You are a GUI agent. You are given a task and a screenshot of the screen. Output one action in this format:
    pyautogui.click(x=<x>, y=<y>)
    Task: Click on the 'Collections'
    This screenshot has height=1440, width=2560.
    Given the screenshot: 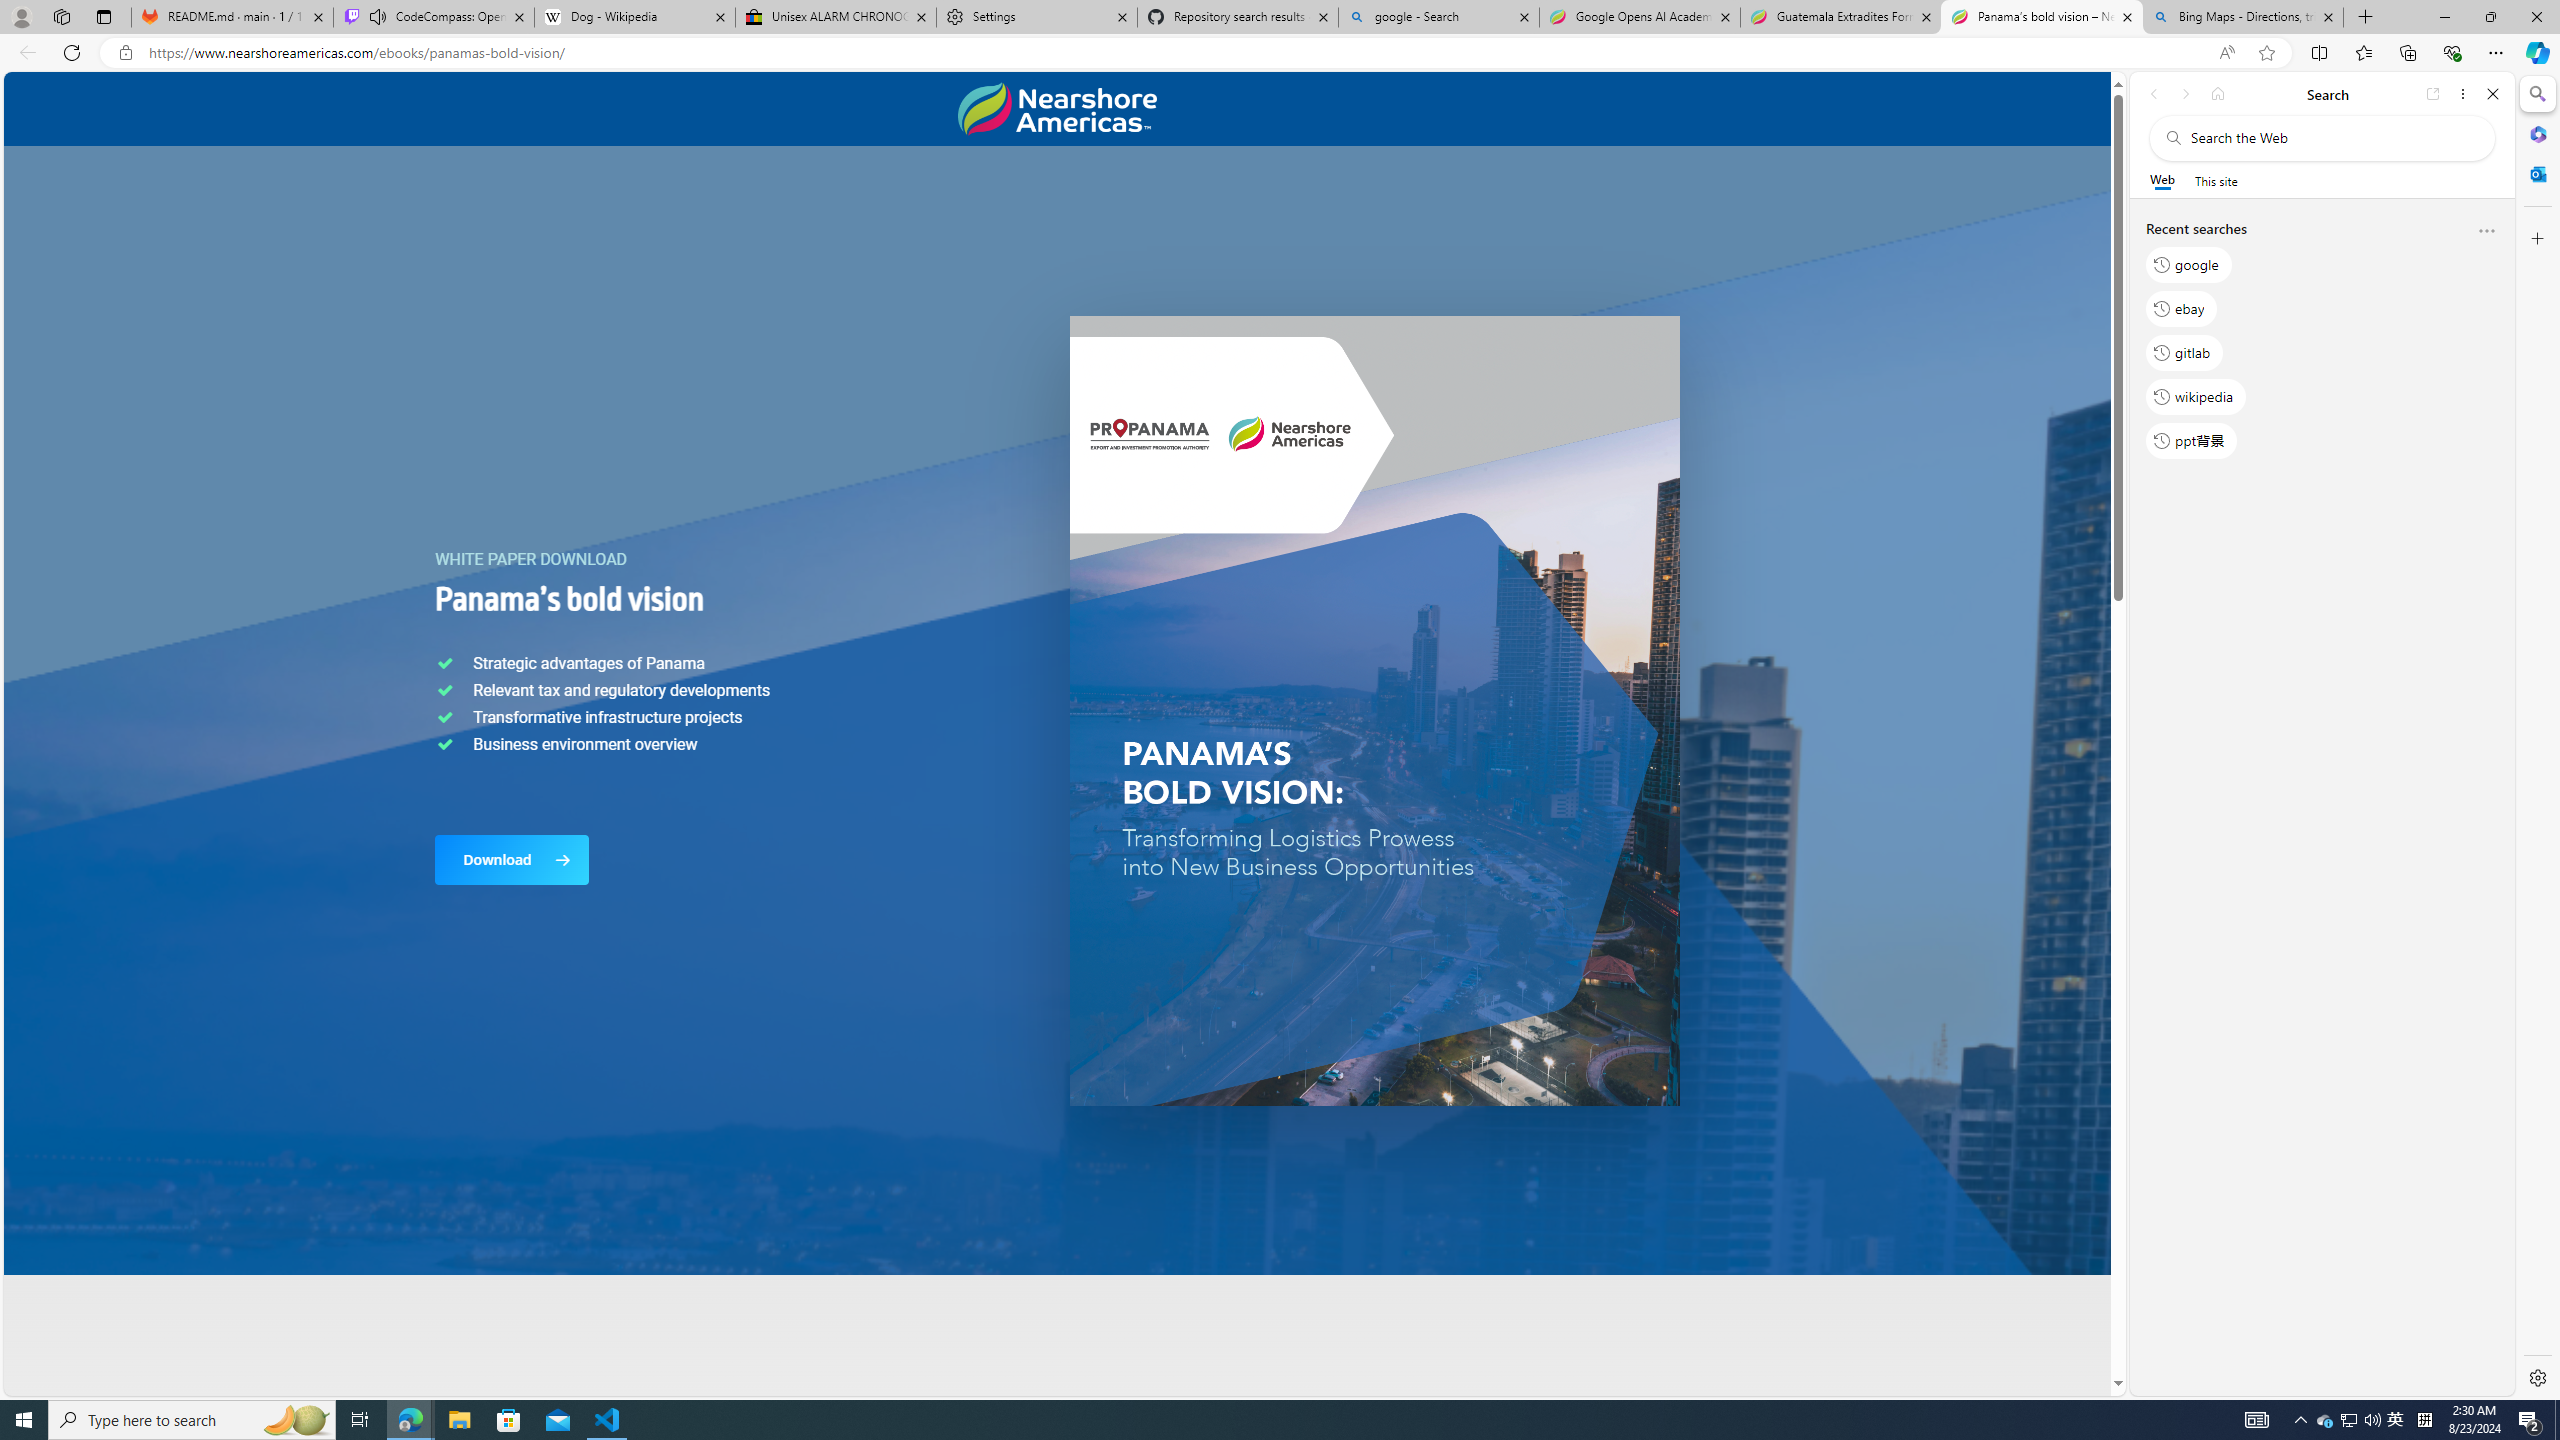 What is the action you would take?
    pyautogui.click(x=2406, y=51)
    